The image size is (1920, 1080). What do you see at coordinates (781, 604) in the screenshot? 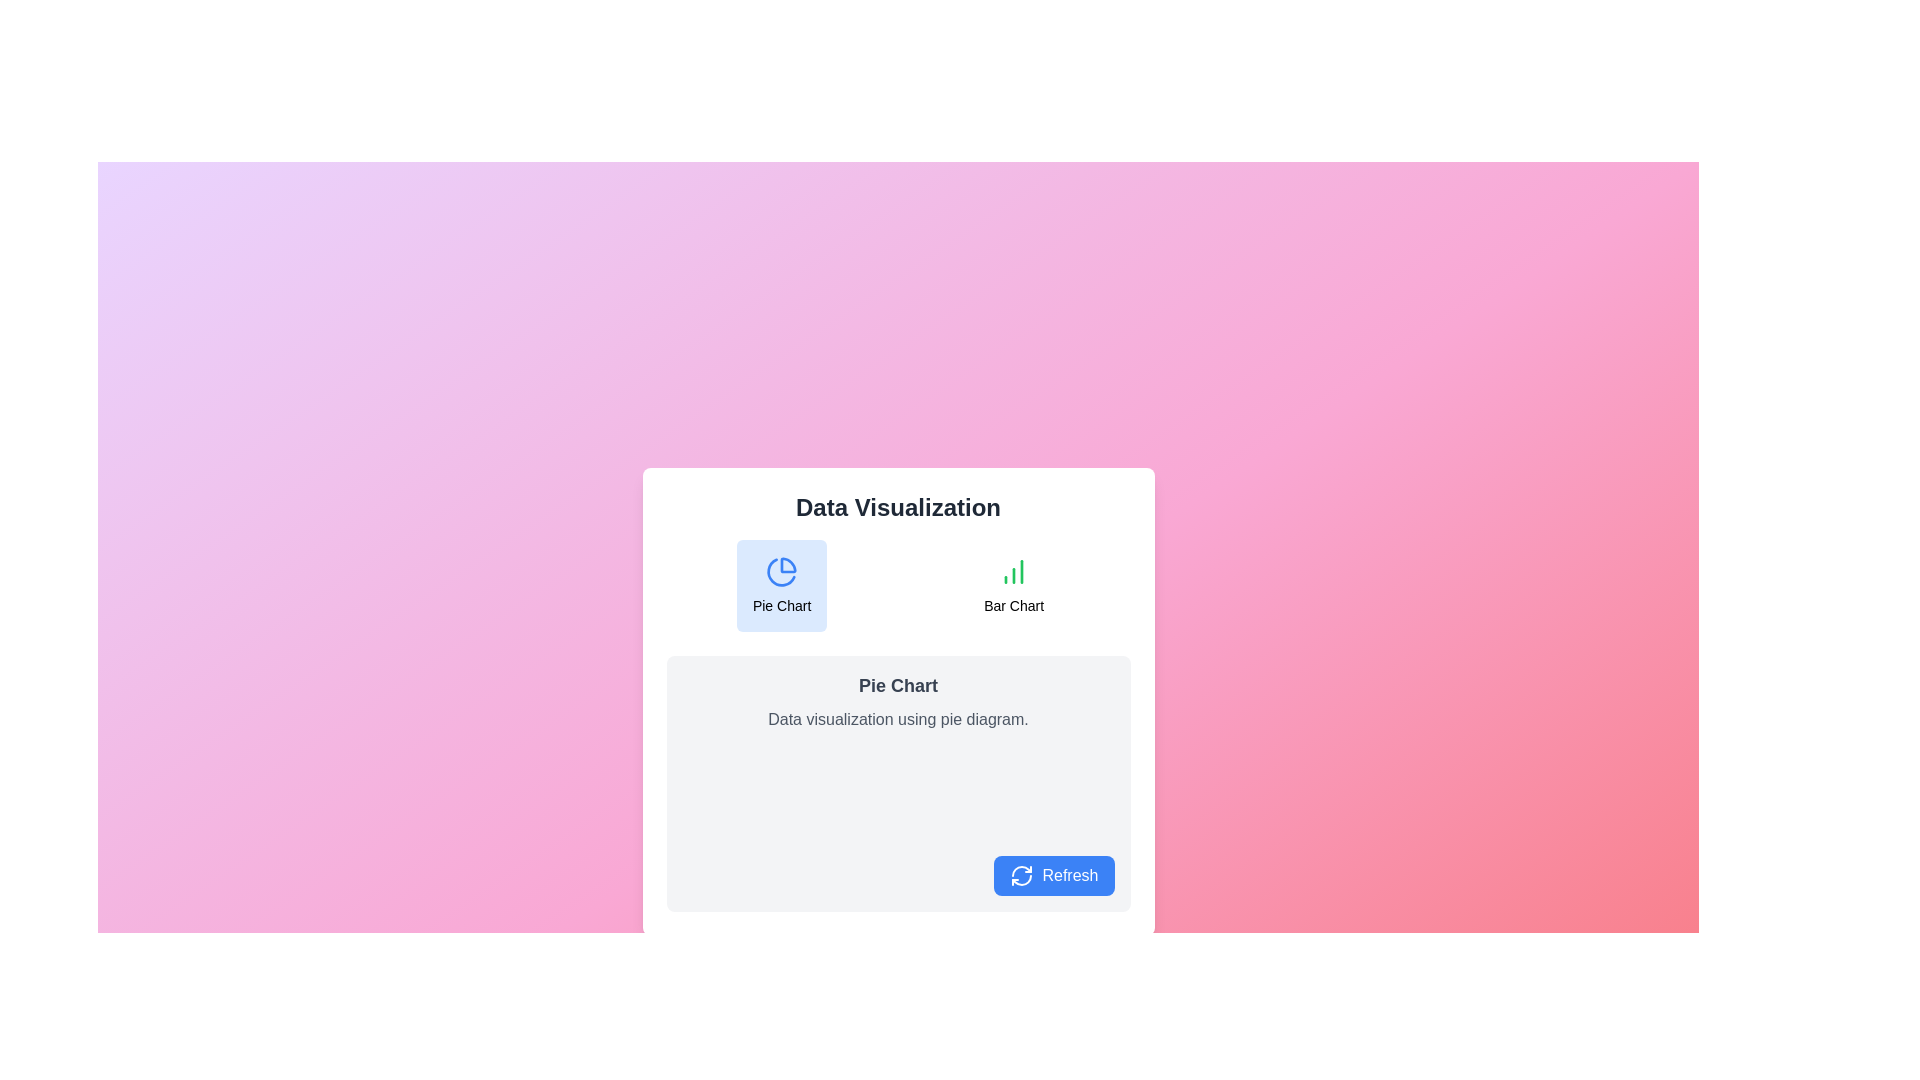
I see `text label that describes the purpose of the pie chart icon located beneath it in the left card of the 'Data Visualization' section` at bounding box center [781, 604].